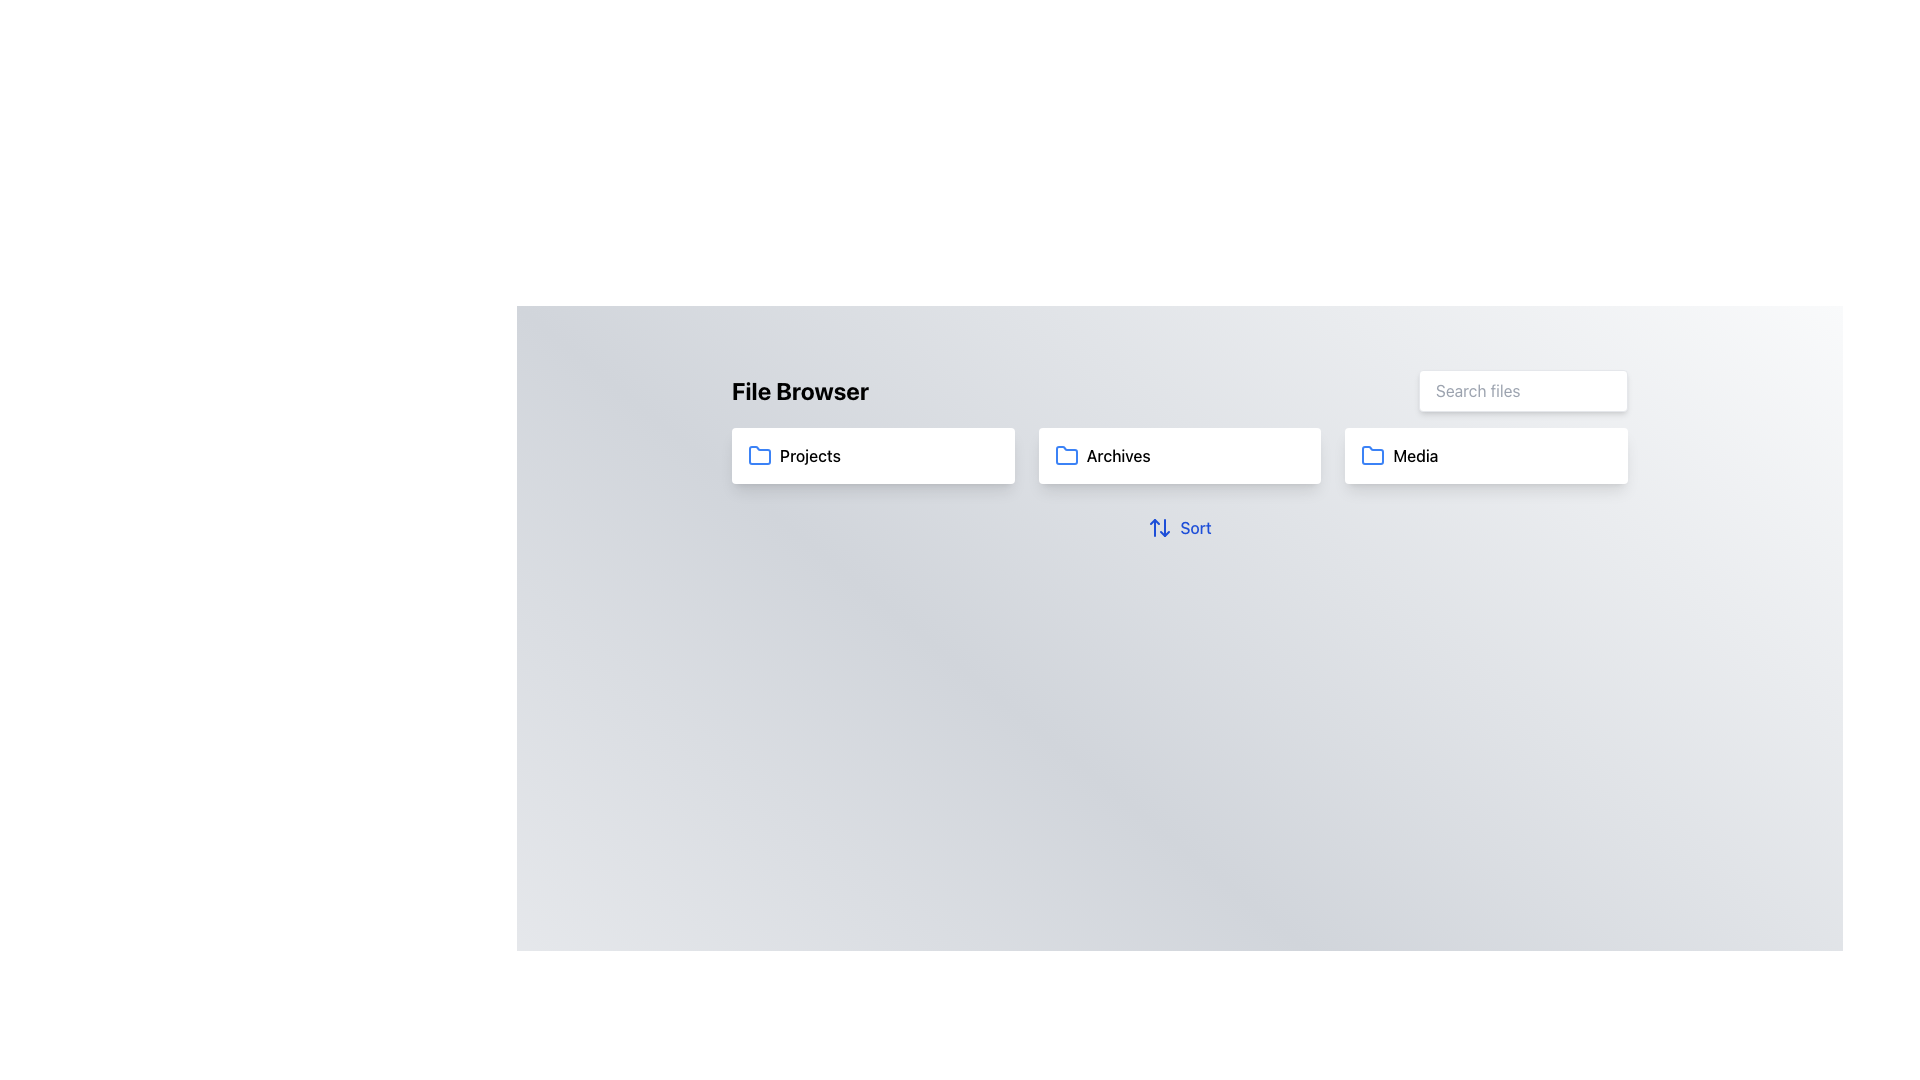 This screenshot has width=1920, height=1080. I want to click on the 'Archives' card in the File Browser section, so click(1180, 459).